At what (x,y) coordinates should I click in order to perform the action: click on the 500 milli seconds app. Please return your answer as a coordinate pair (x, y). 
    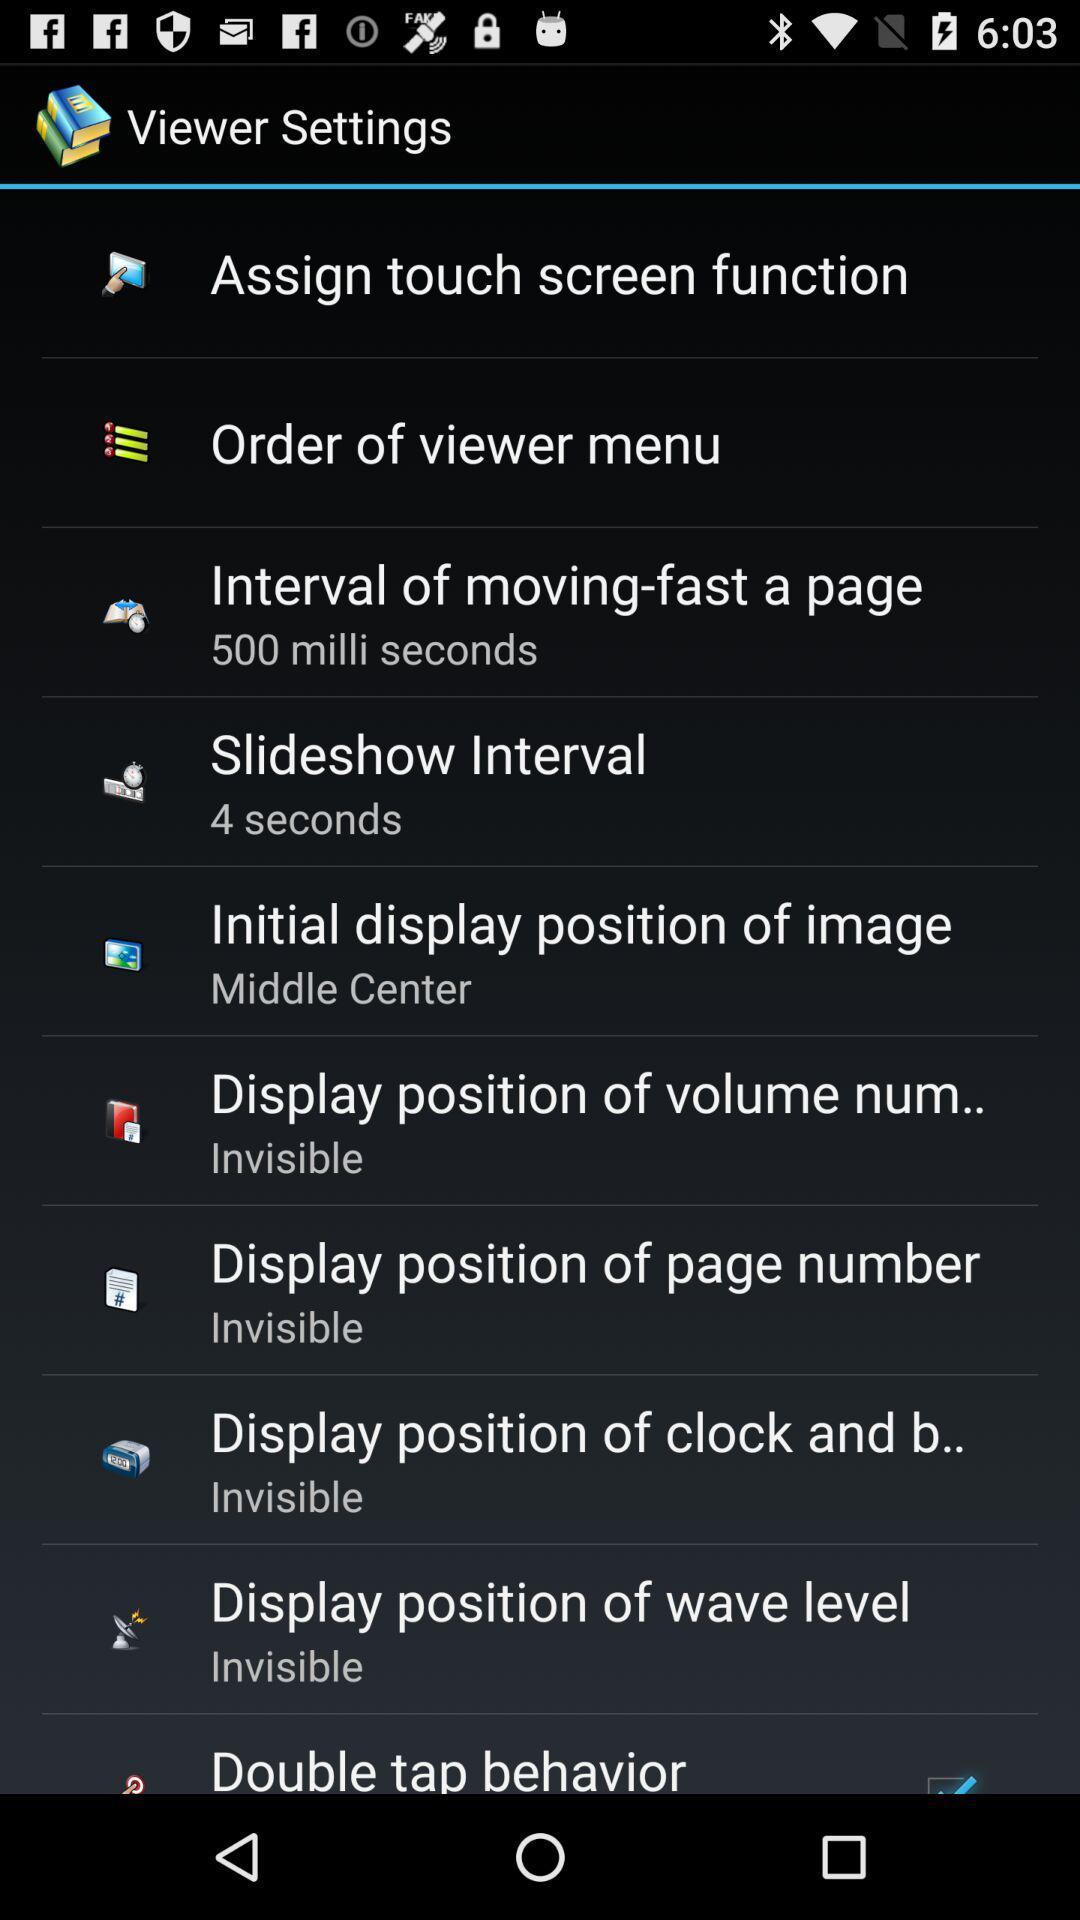
    Looking at the image, I should click on (374, 648).